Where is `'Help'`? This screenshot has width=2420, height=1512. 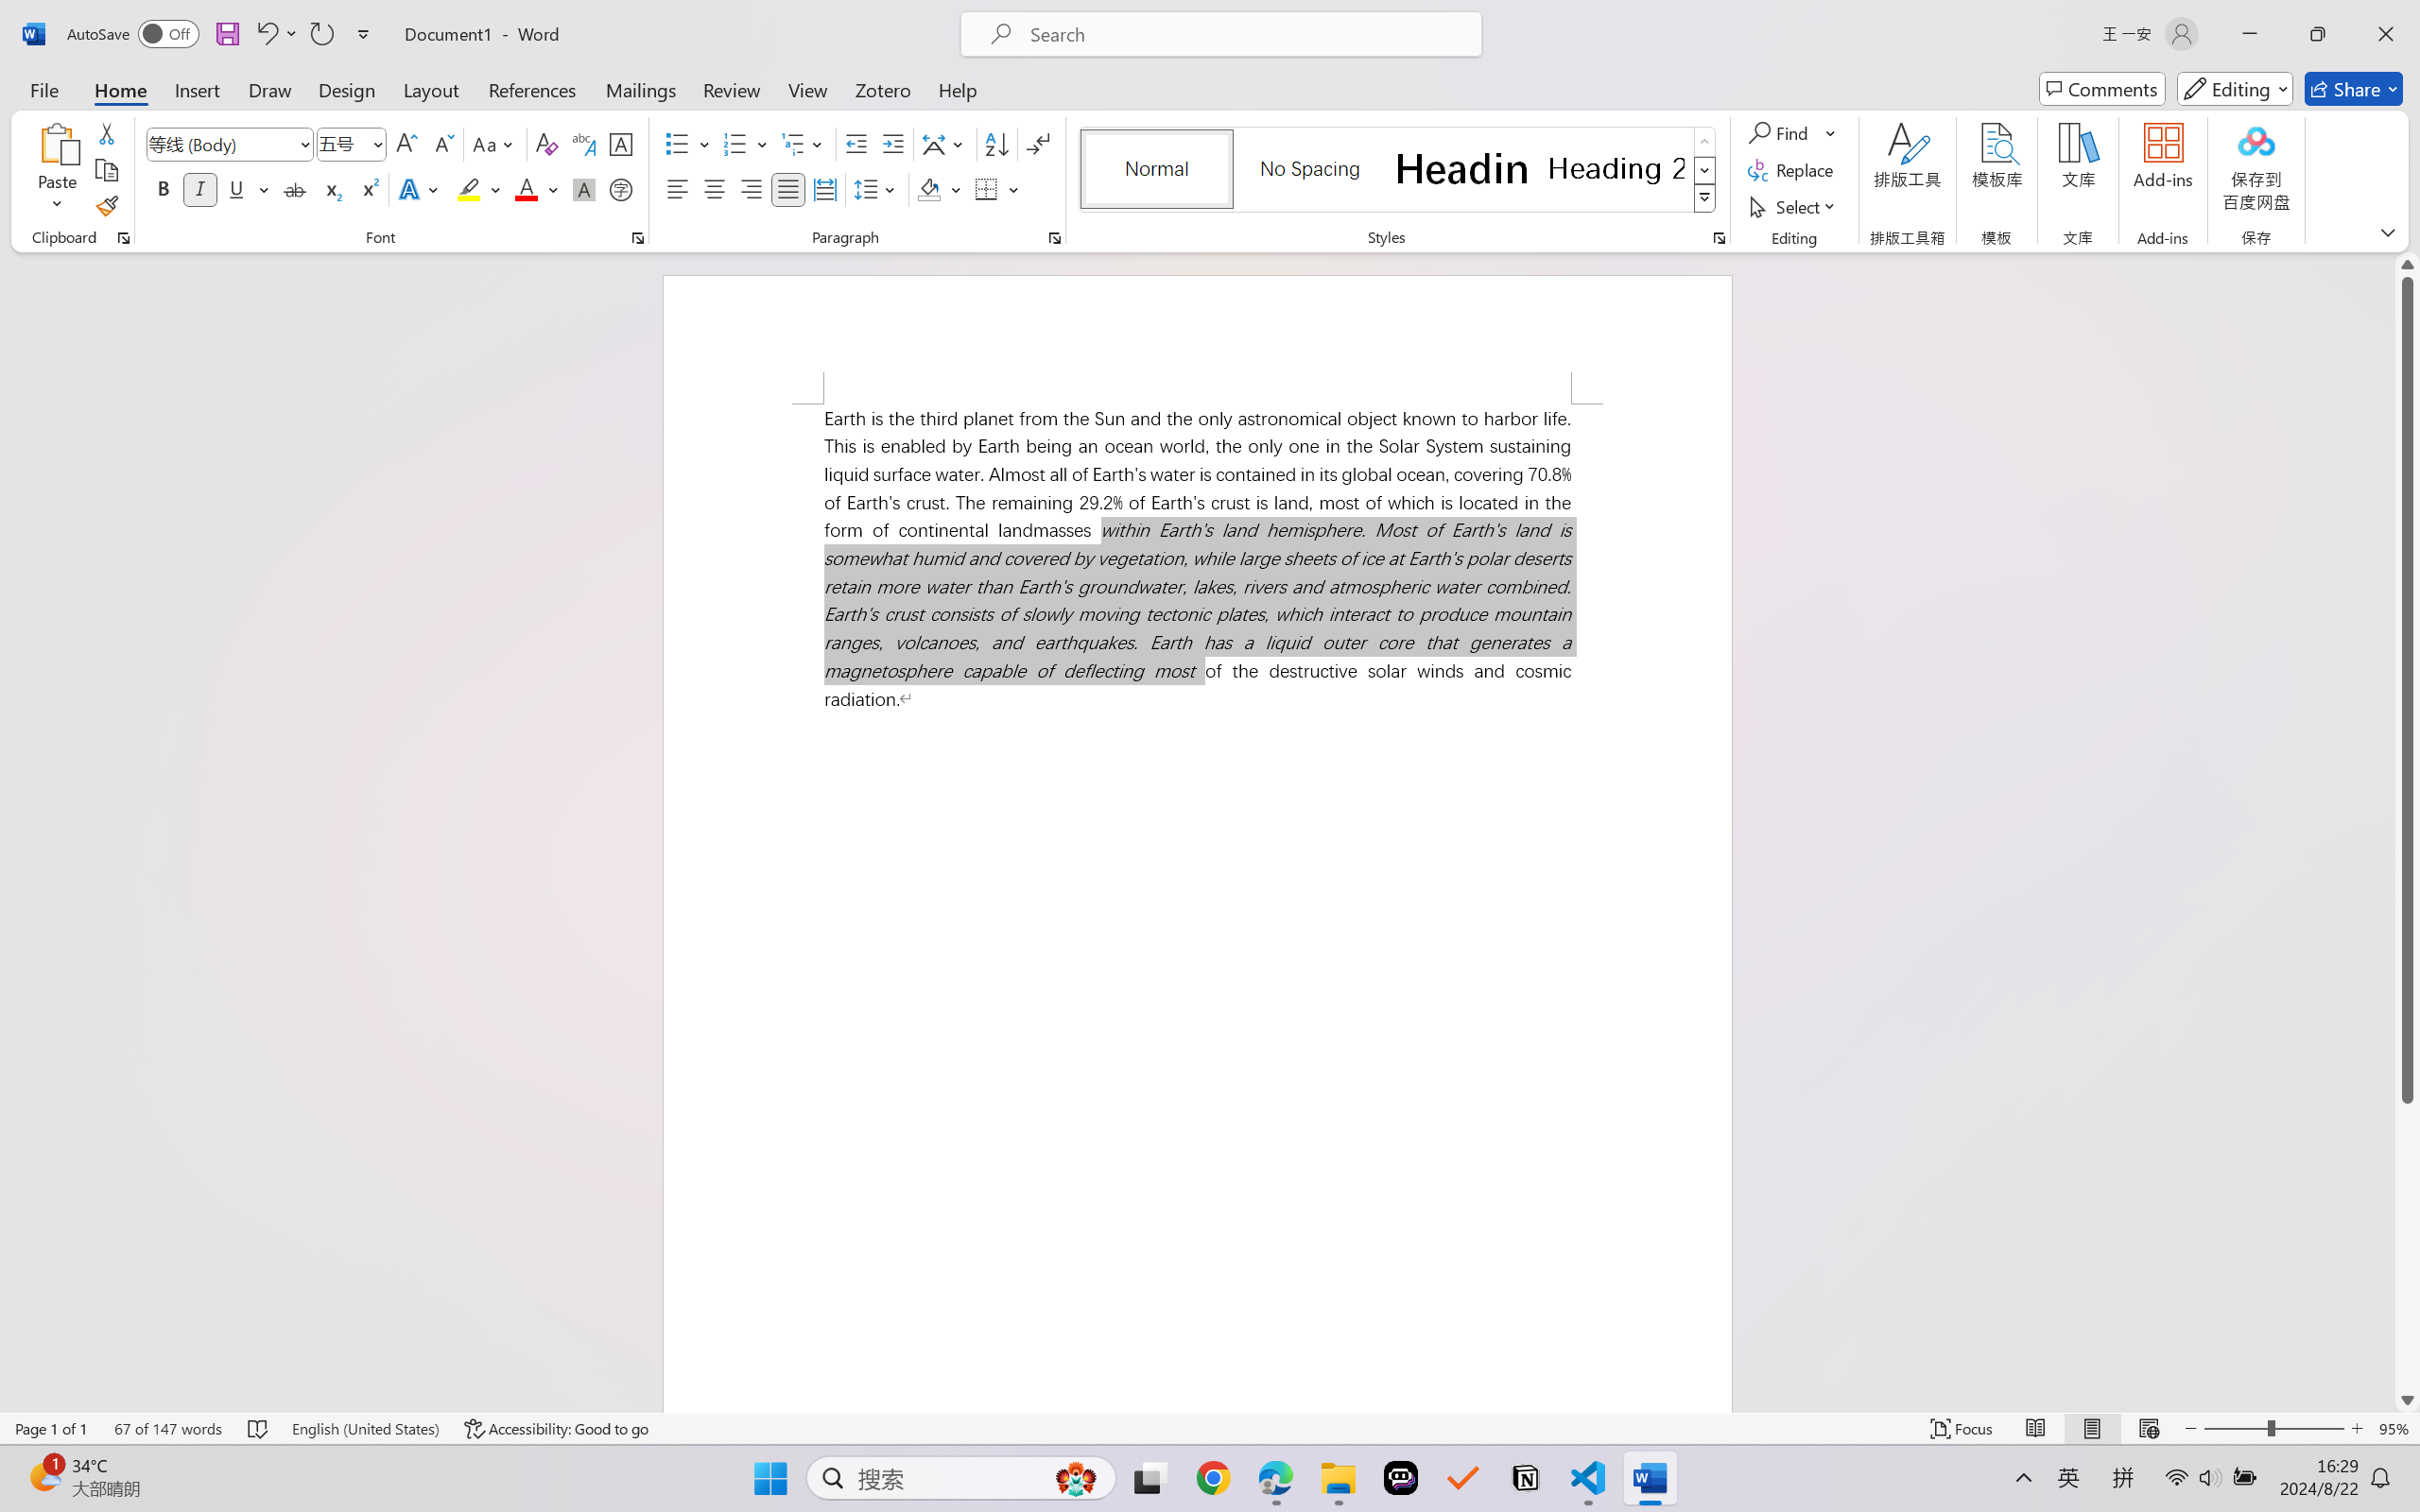
'Help' is located at coordinates (956, 88).